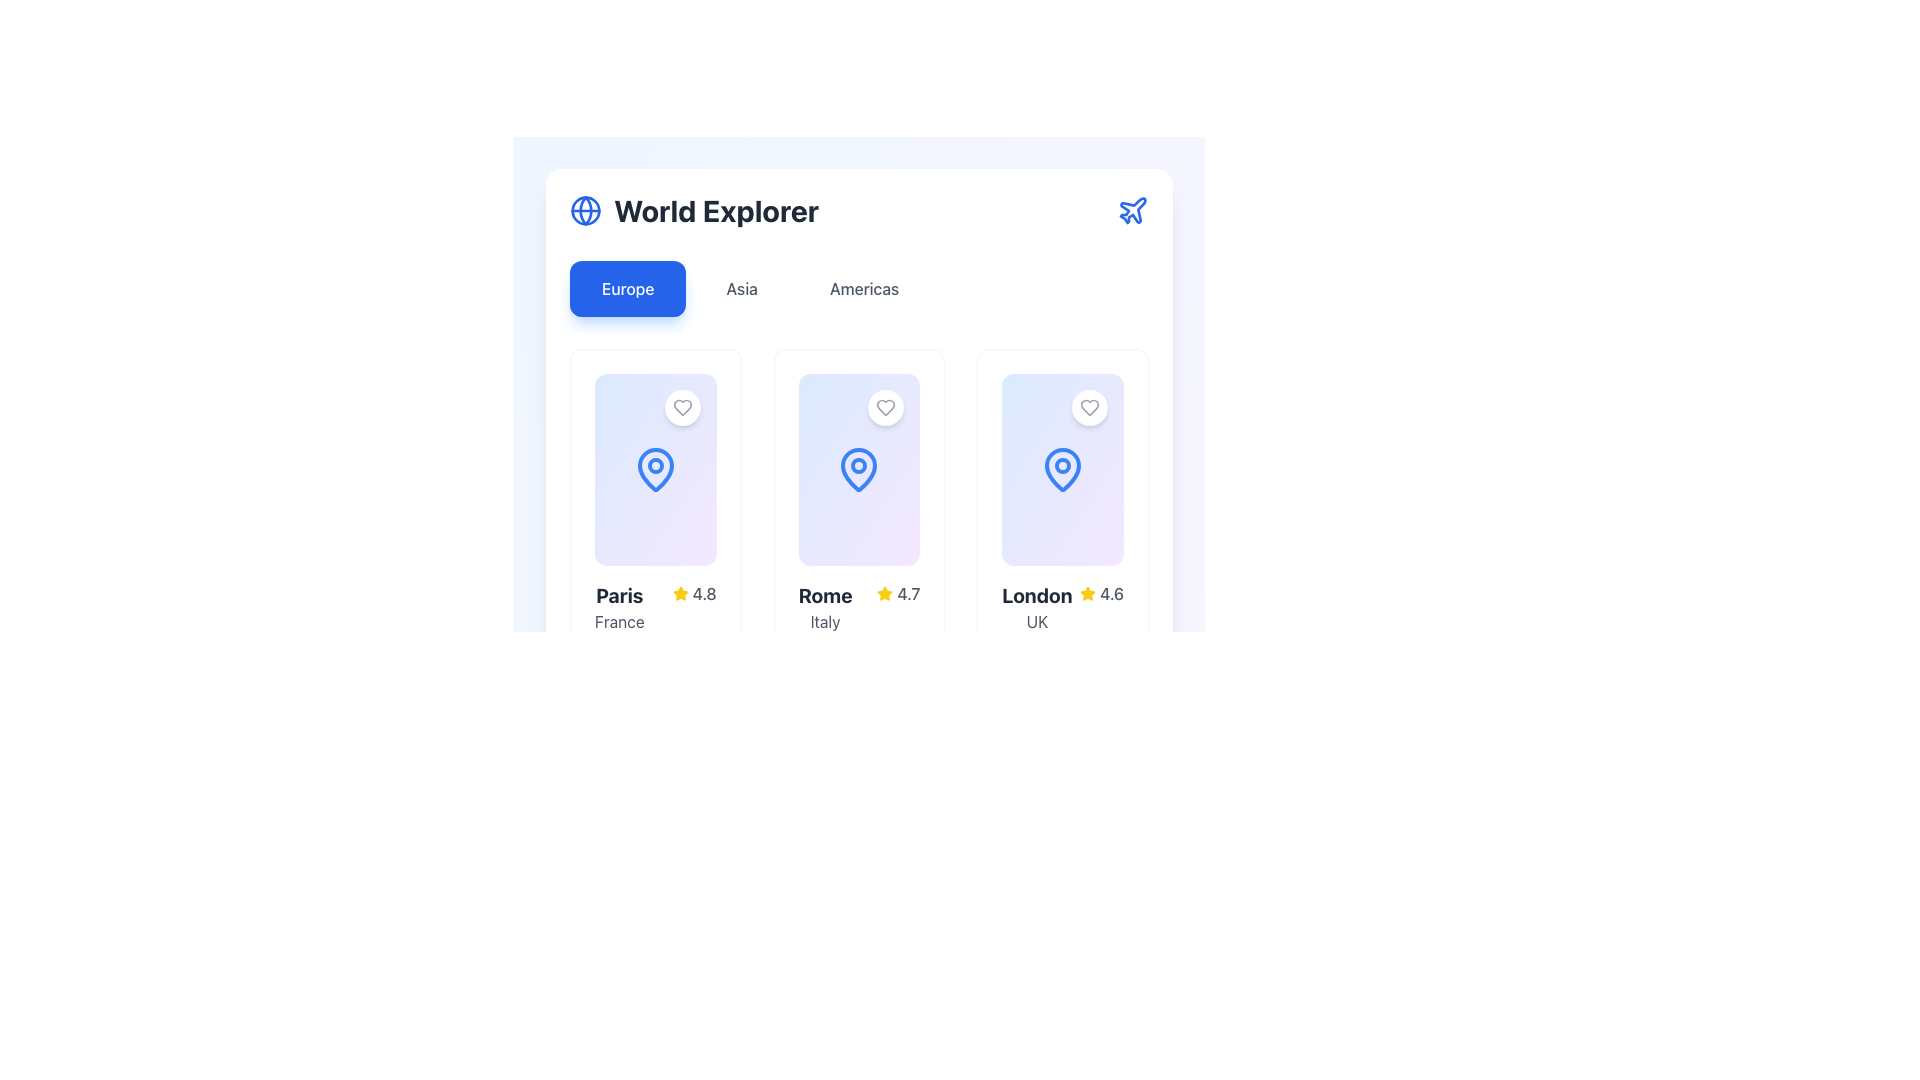  I want to click on the text label displaying 'Paris, France', which identifies the location within the first column of a row containing similar items, so click(618, 607).